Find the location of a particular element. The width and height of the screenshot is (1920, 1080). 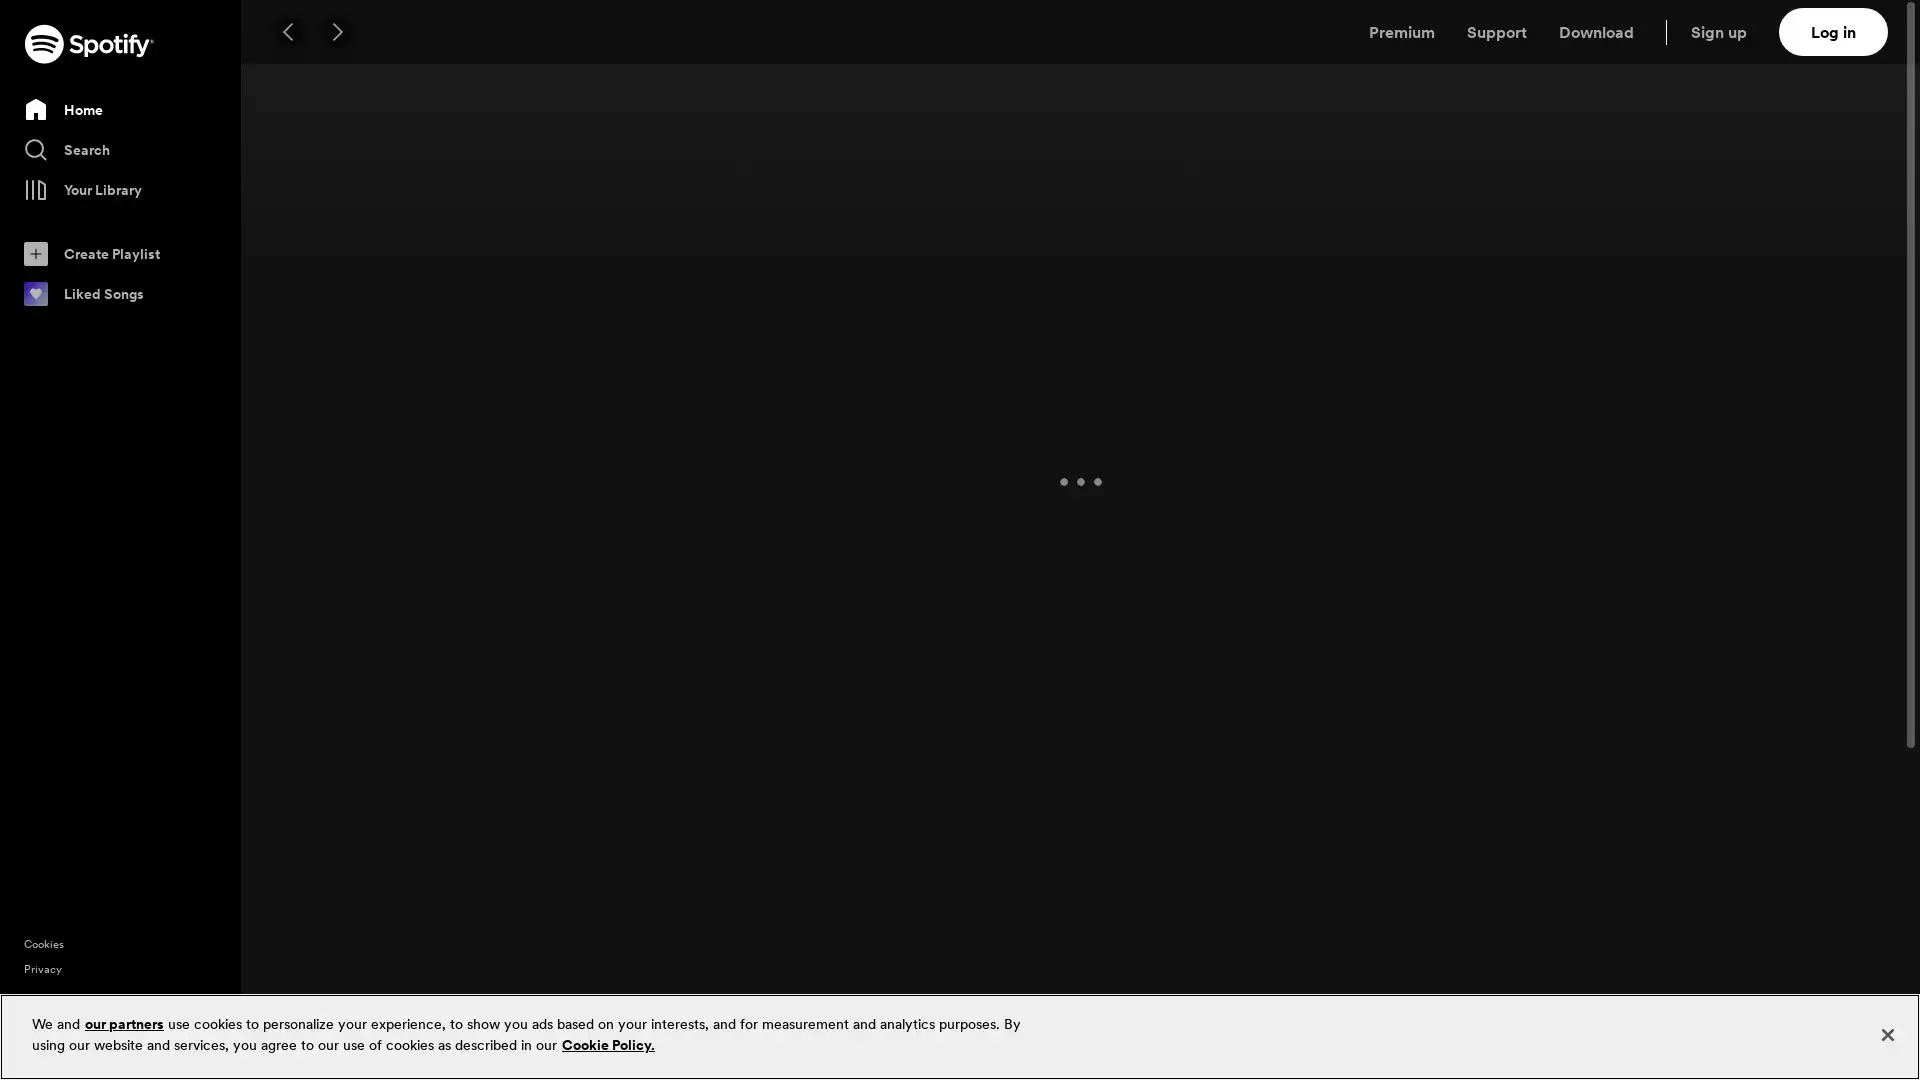

Play Fresh Finds Pop is located at coordinates (1635, 277).